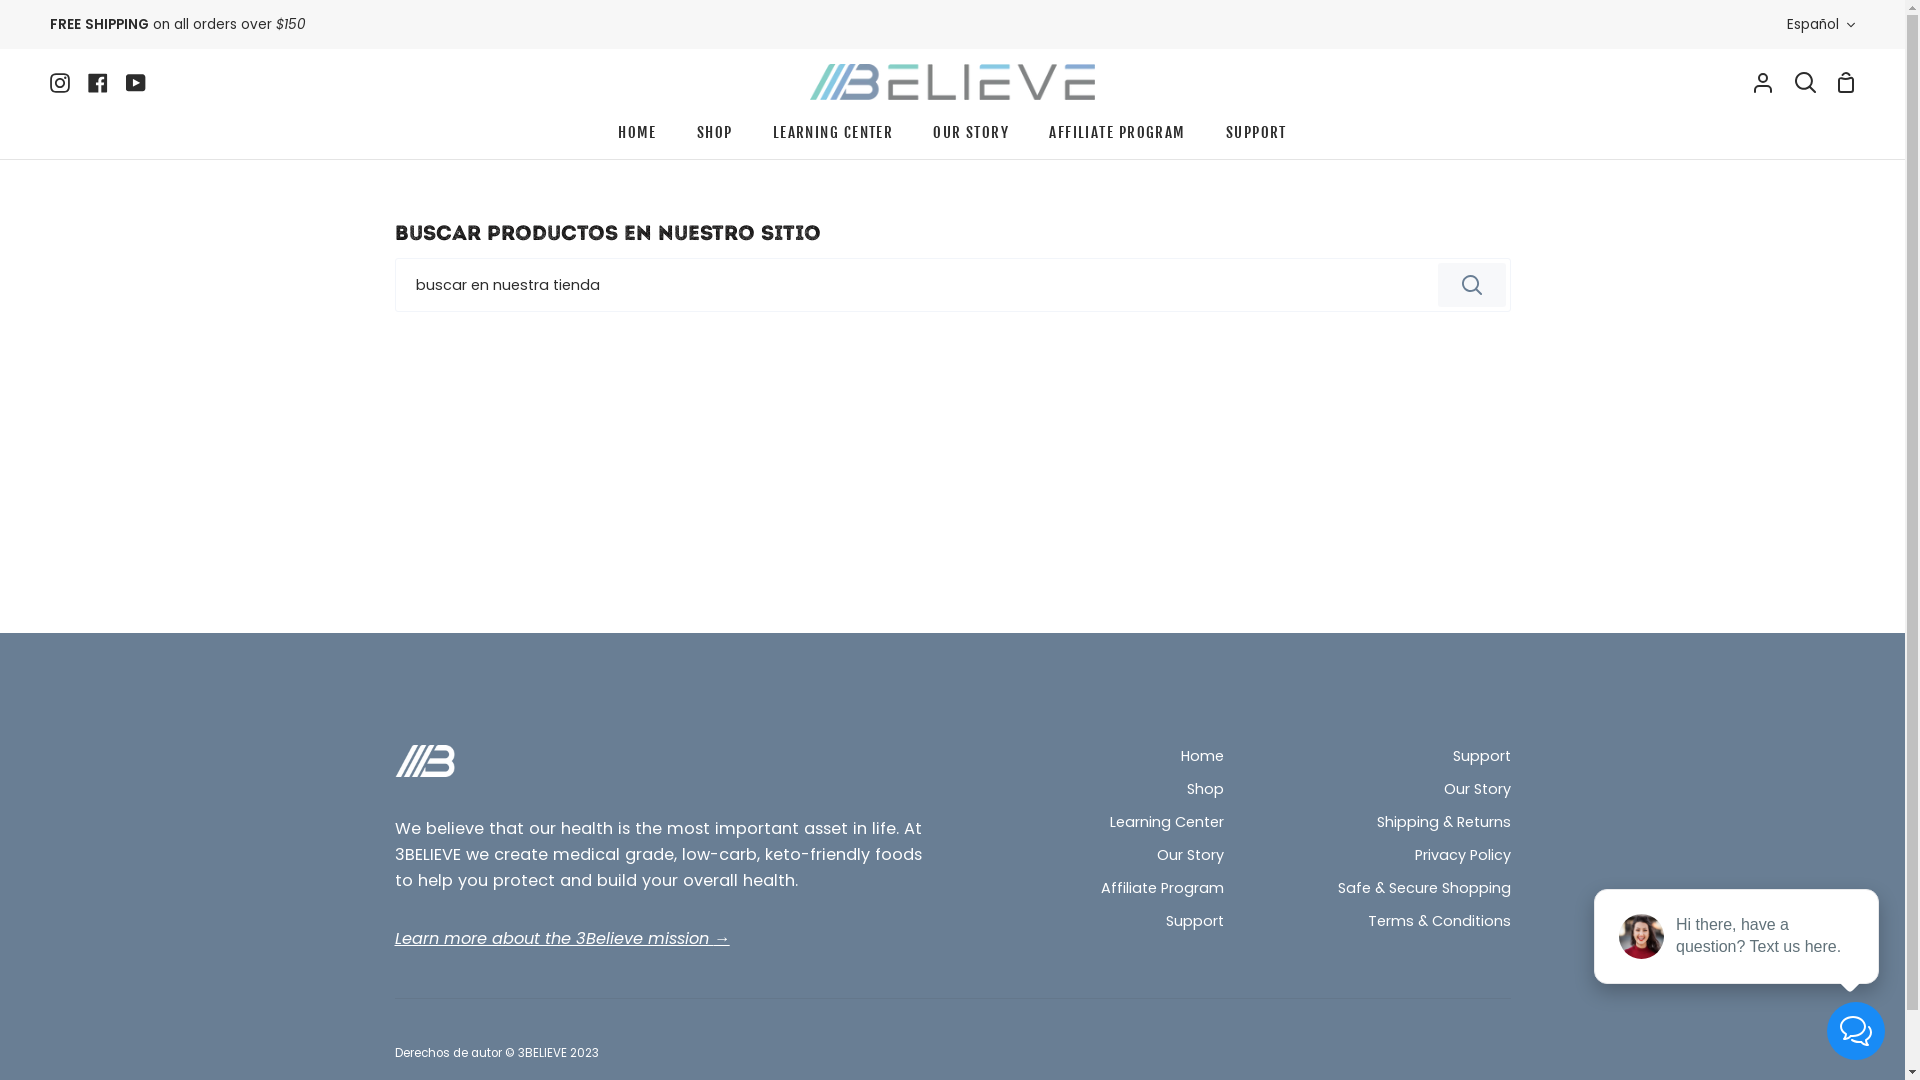  I want to click on 'Support', so click(1195, 922).